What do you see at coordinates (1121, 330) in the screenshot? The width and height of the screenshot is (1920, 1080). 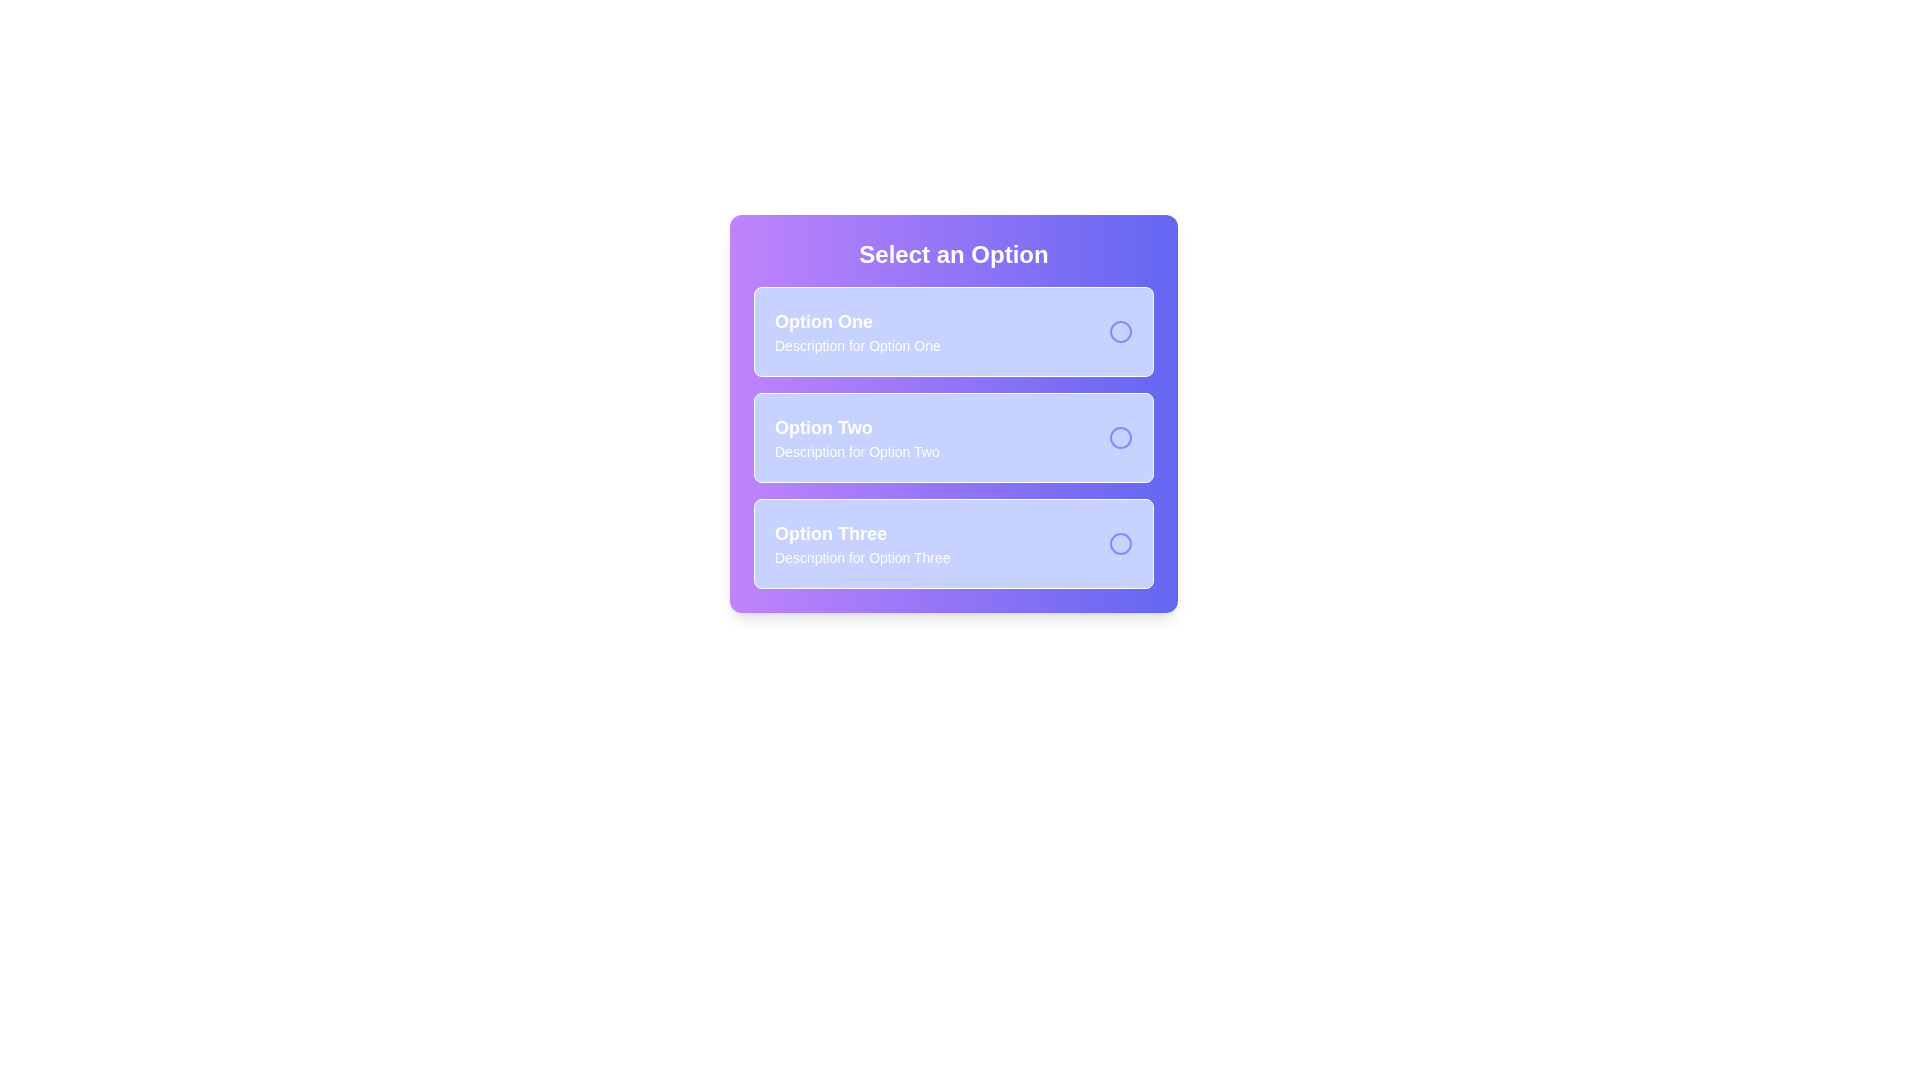 I see `the status indicator icon associated with the 'Option One' text located on the right side of the text within the first option card` at bounding box center [1121, 330].